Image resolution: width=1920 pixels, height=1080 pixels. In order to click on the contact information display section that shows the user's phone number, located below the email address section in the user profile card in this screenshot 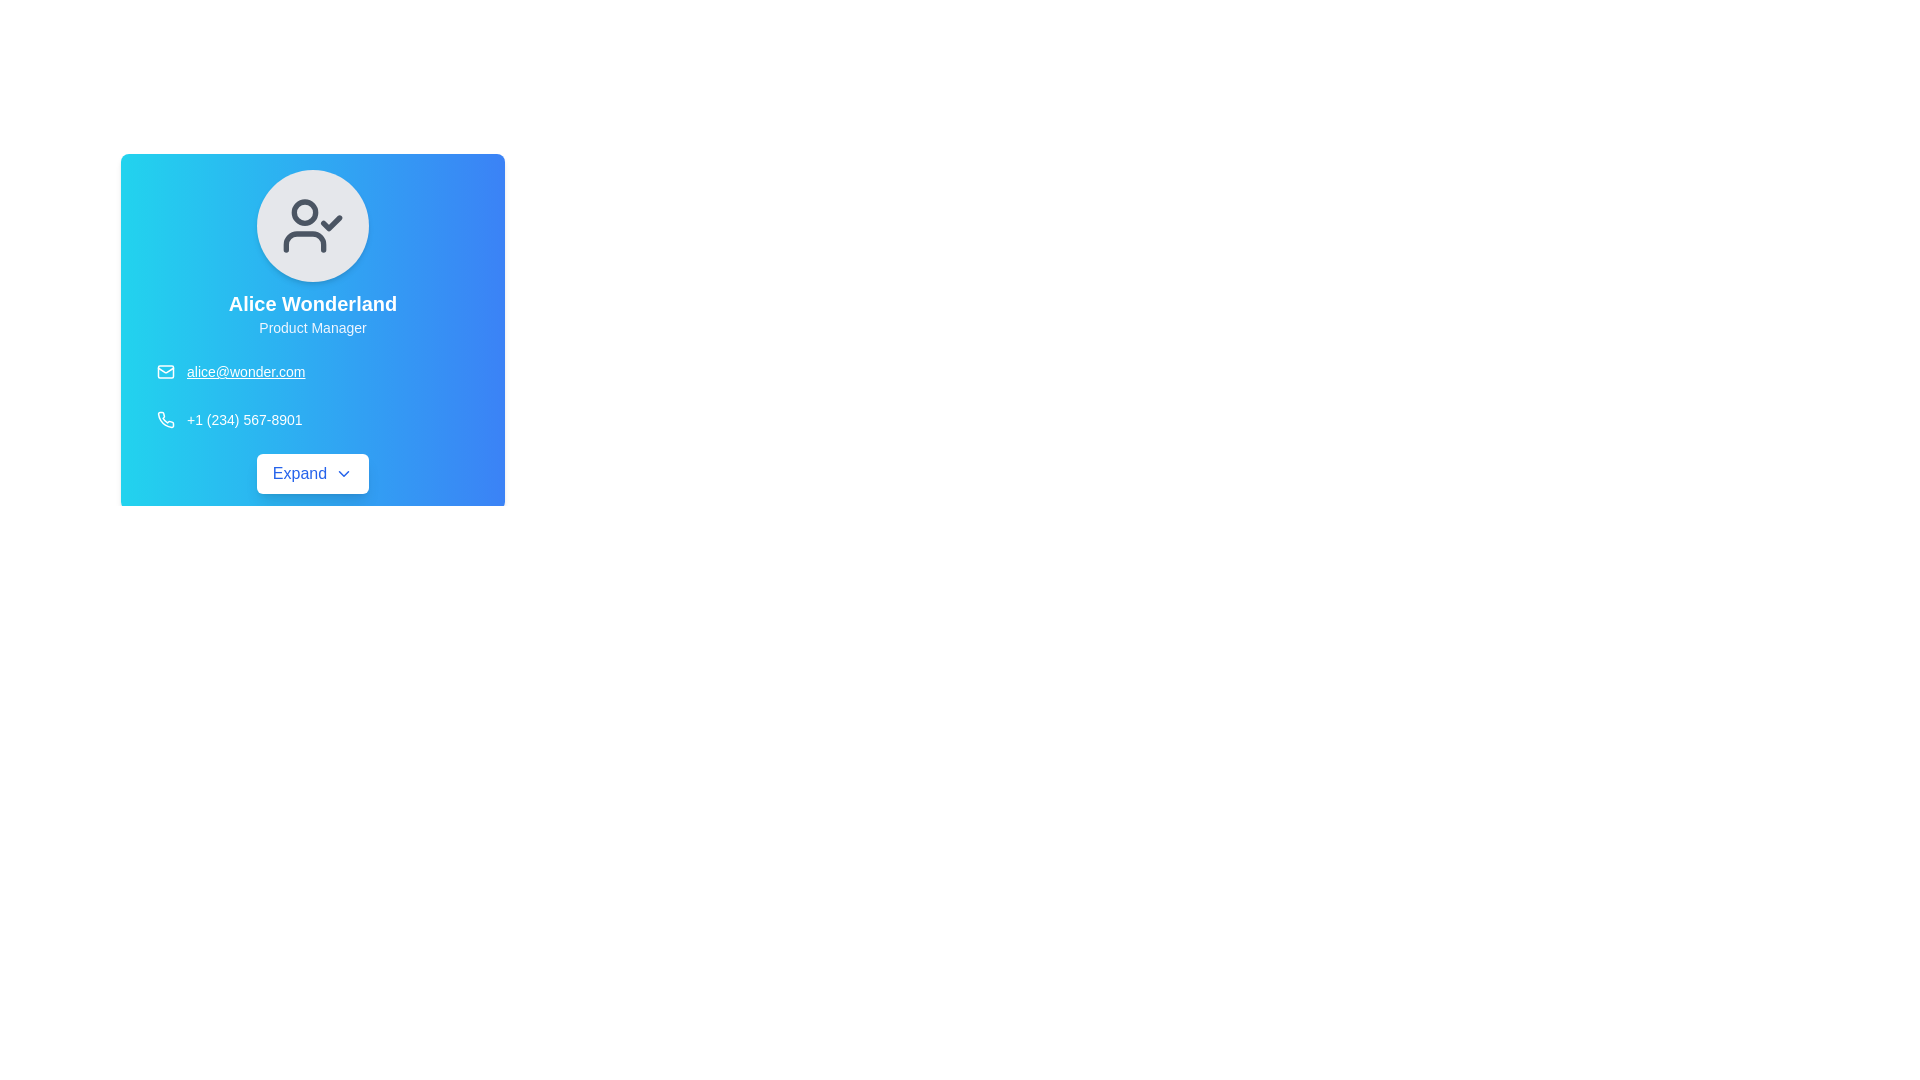, I will do `click(311, 419)`.